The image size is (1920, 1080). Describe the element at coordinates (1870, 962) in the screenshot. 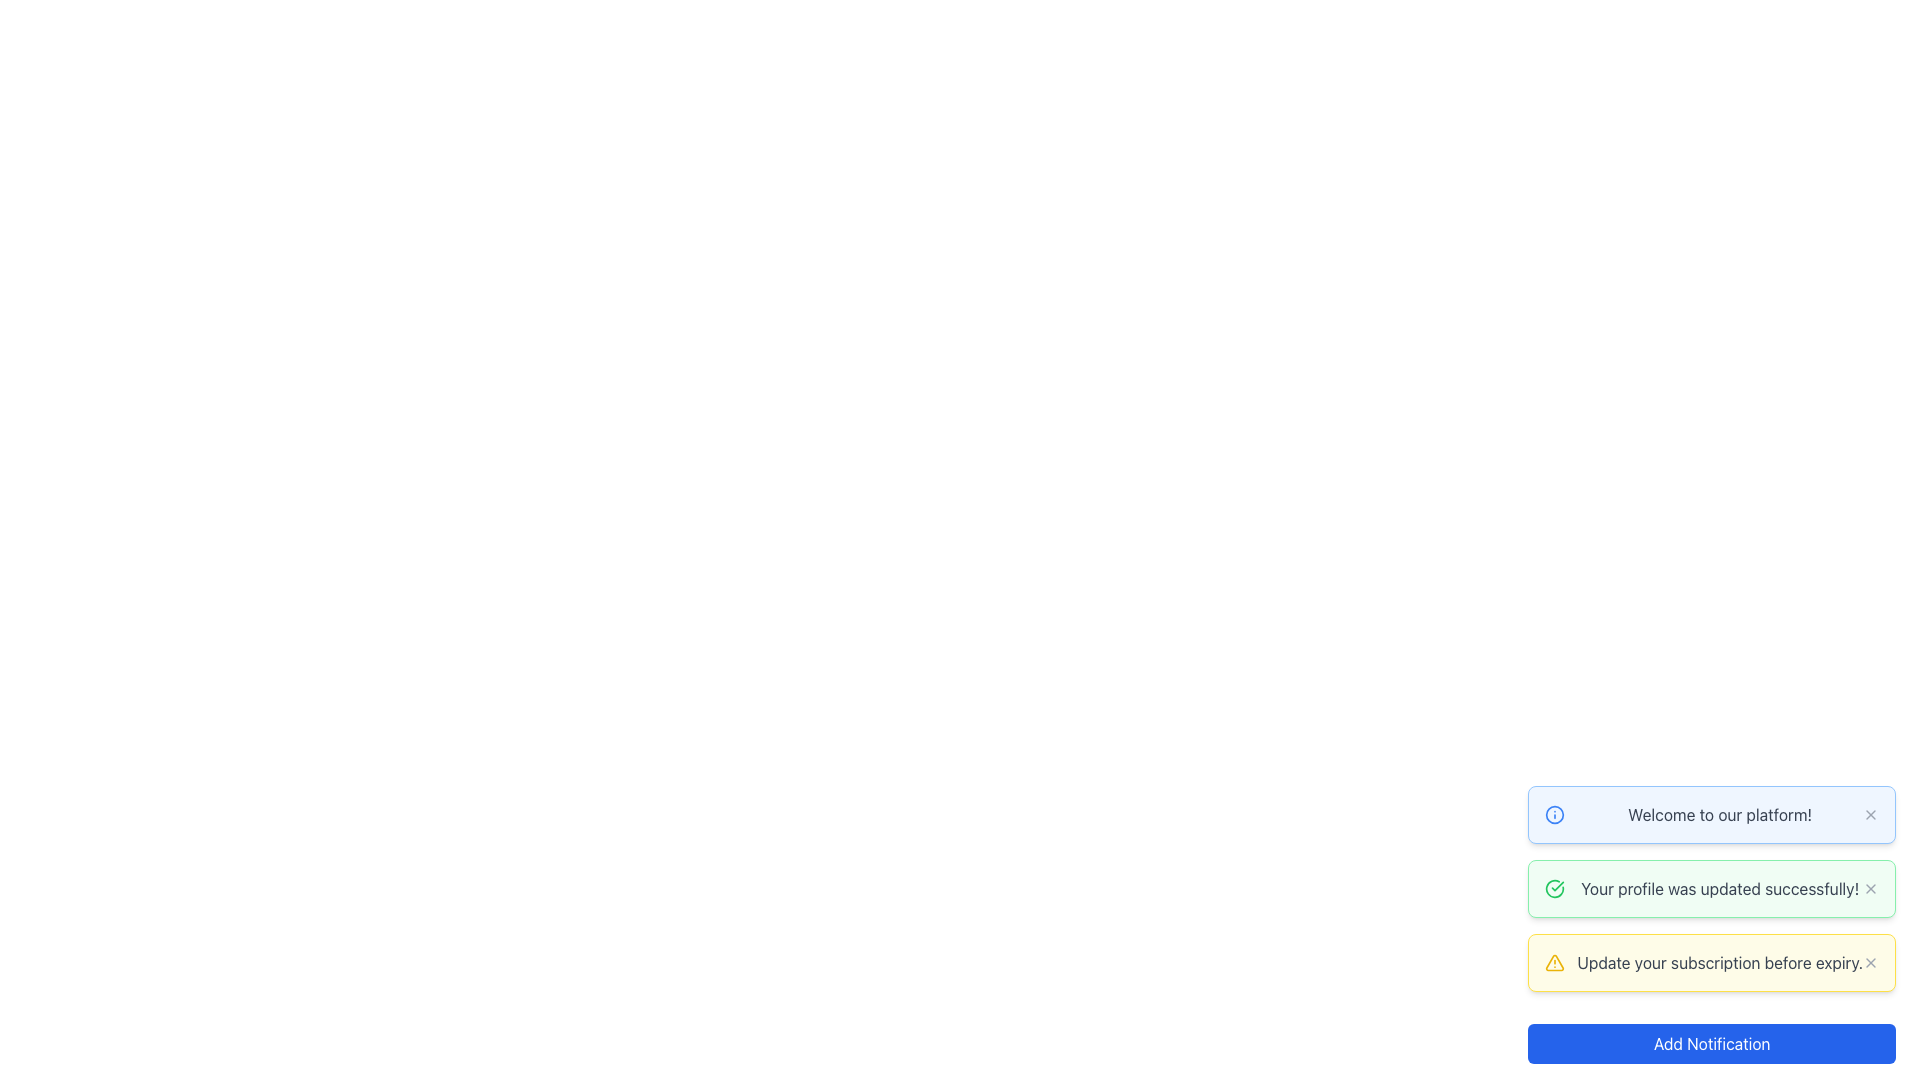

I see `the dismiss button located in the top-right section of the notification bar` at that location.